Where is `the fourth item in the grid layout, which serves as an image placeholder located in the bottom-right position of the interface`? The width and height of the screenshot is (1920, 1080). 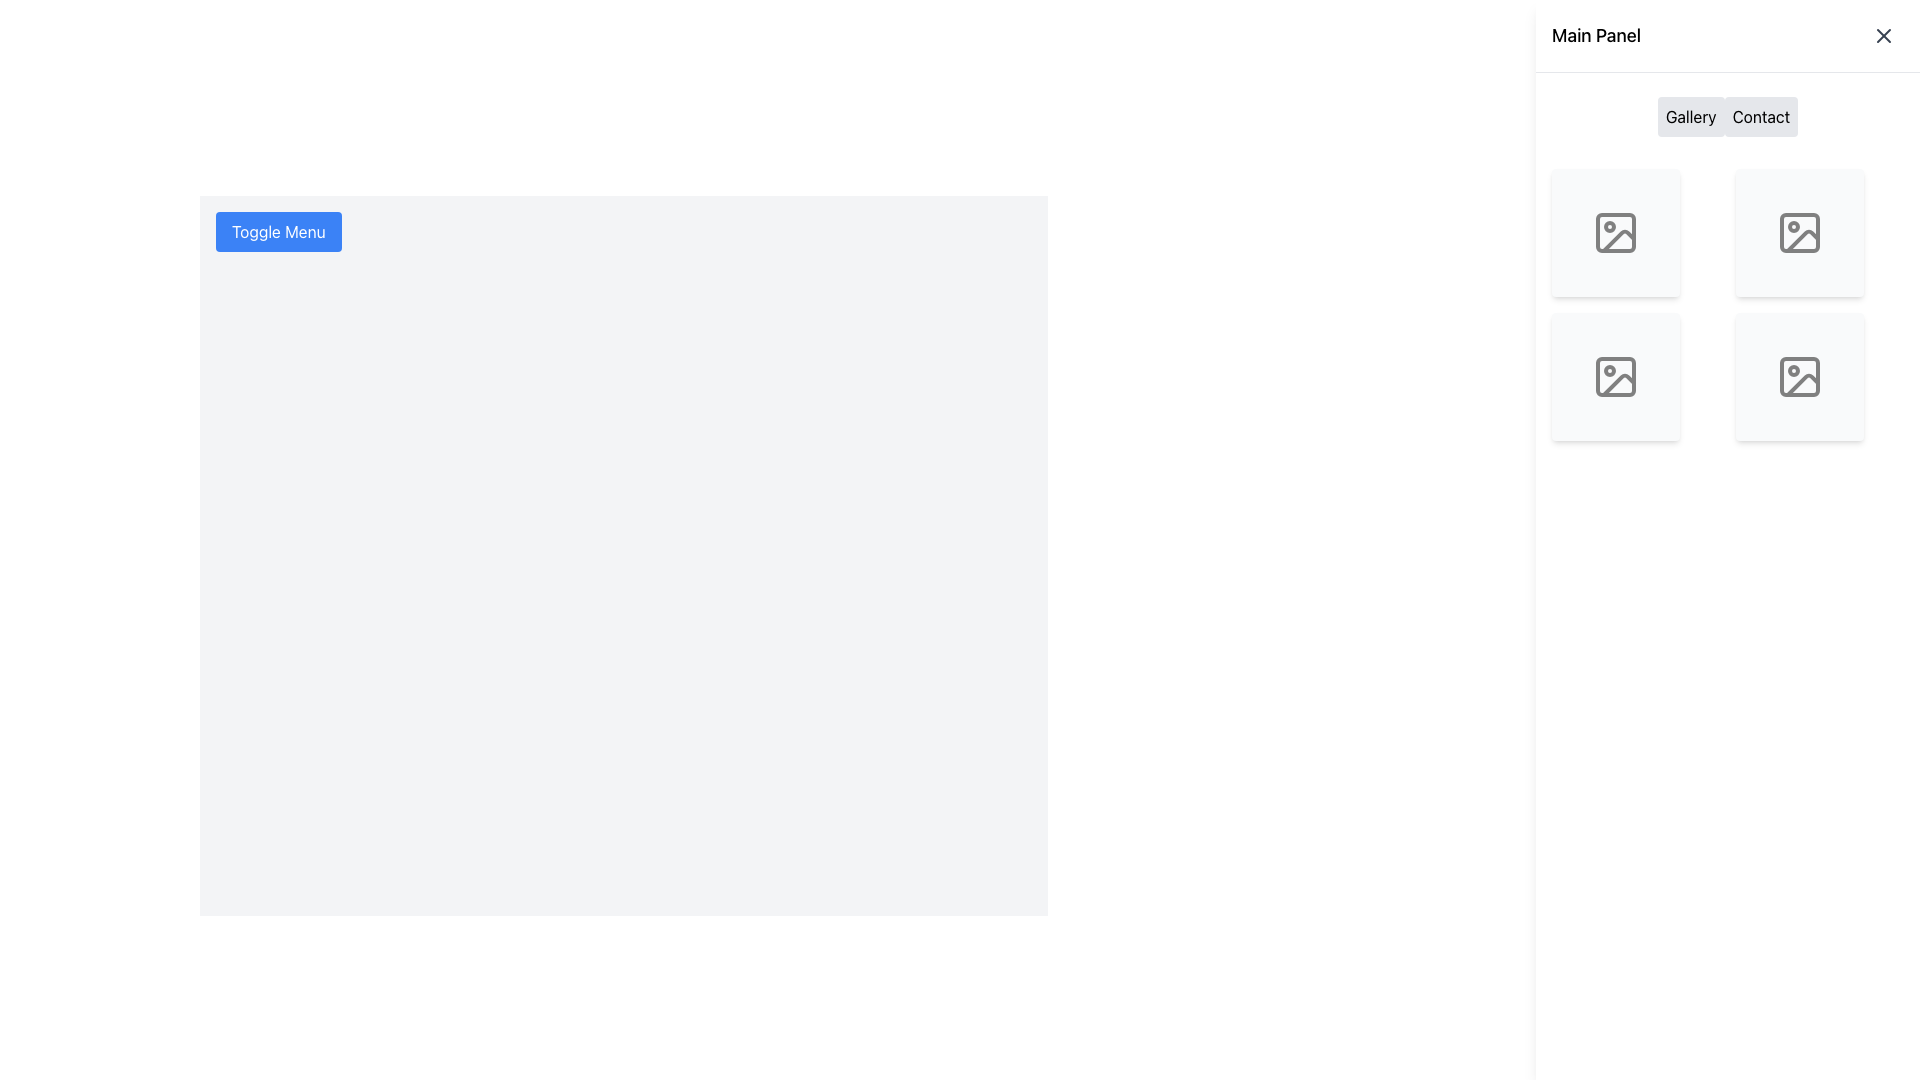
the fourth item in the grid layout, which serves as an image placeholder located in the bottom-right position of the interface is located at coordinates (1800, 377).